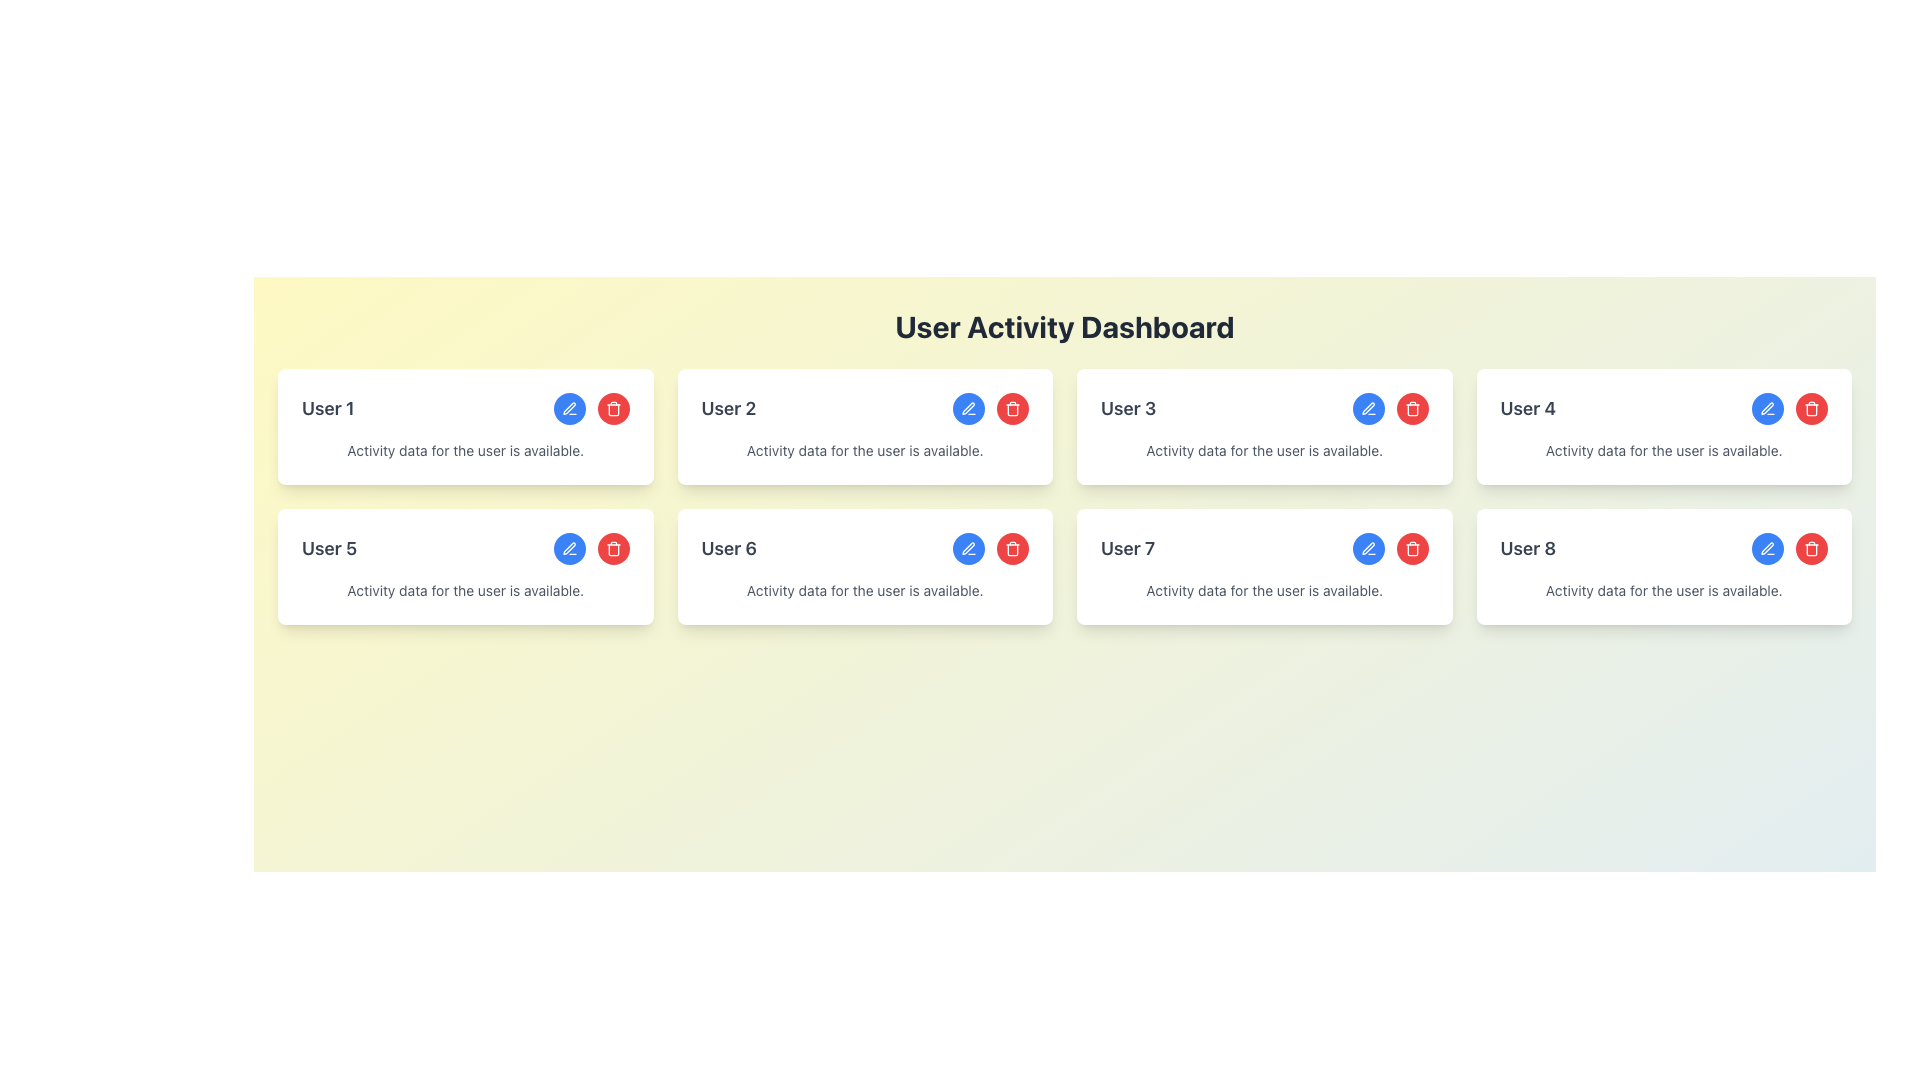  Describe the element at coordinates (1811, 407) in the screenshot. I see `the delete button located in the top-right corner of the fourth user card in the user activity dashboard` at that location.